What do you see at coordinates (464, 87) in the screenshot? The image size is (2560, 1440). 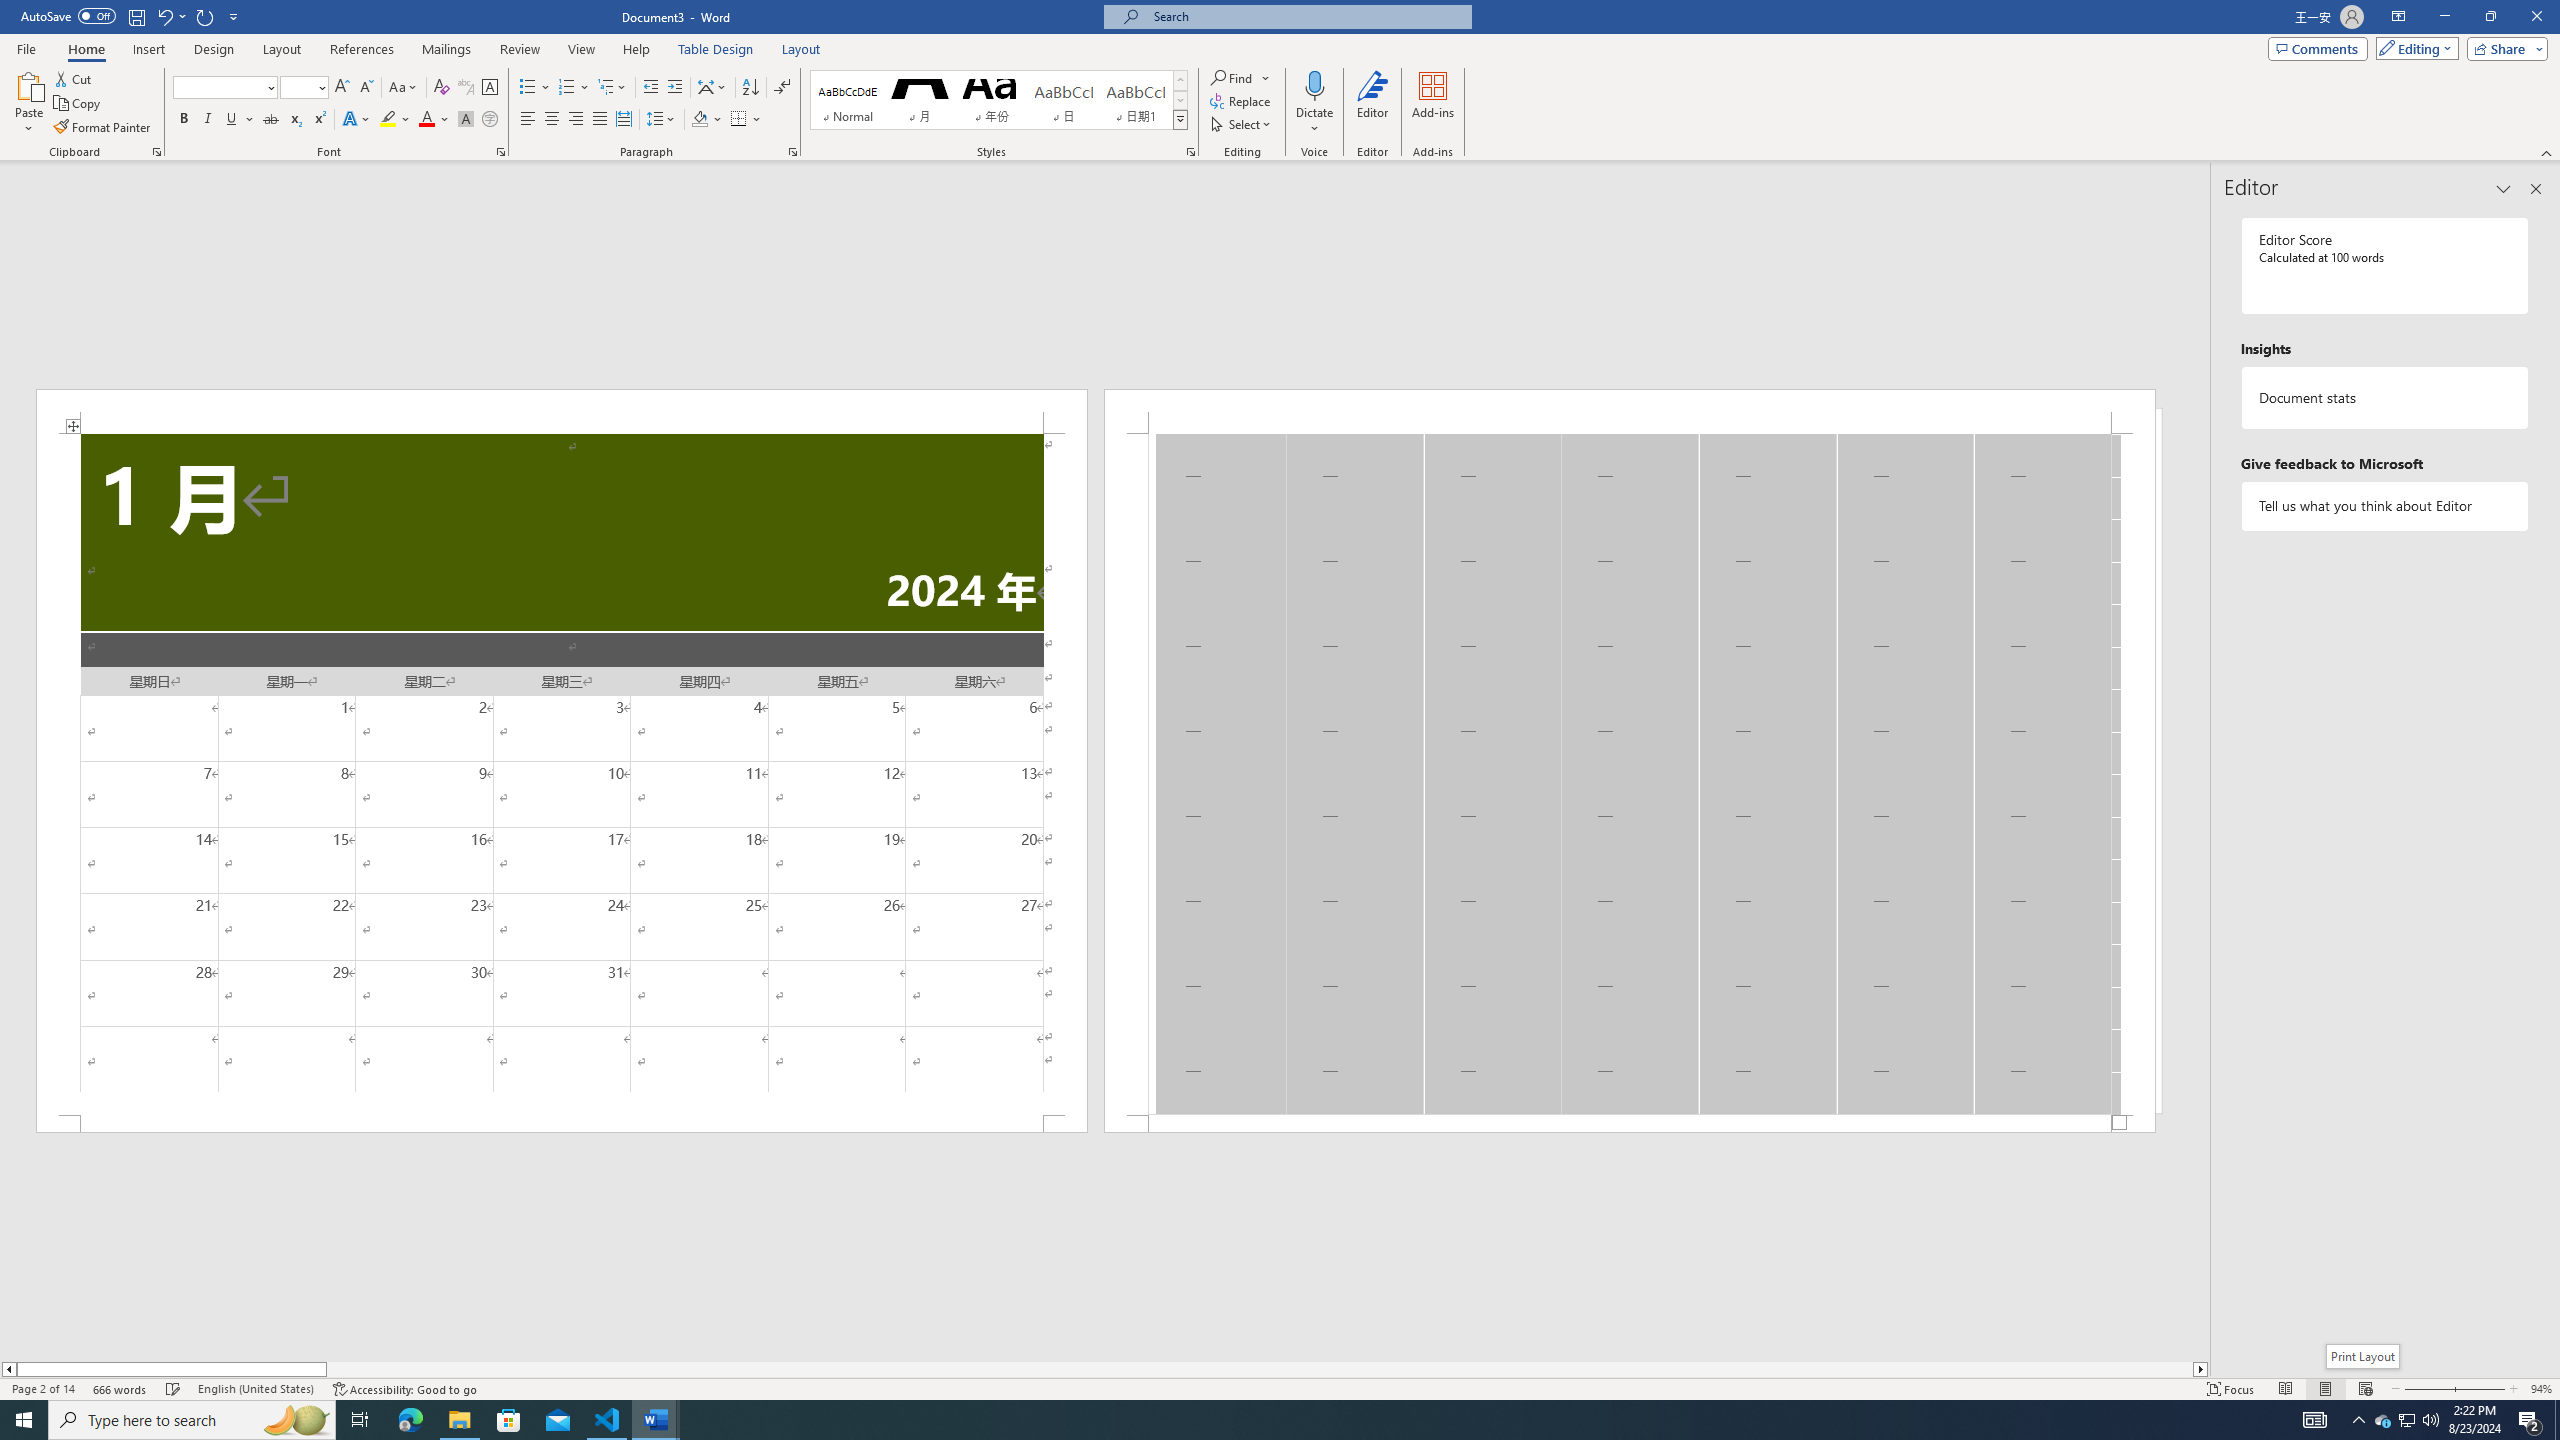 I see `'Phonetic Guide...'` at bounding box center [464, 87].